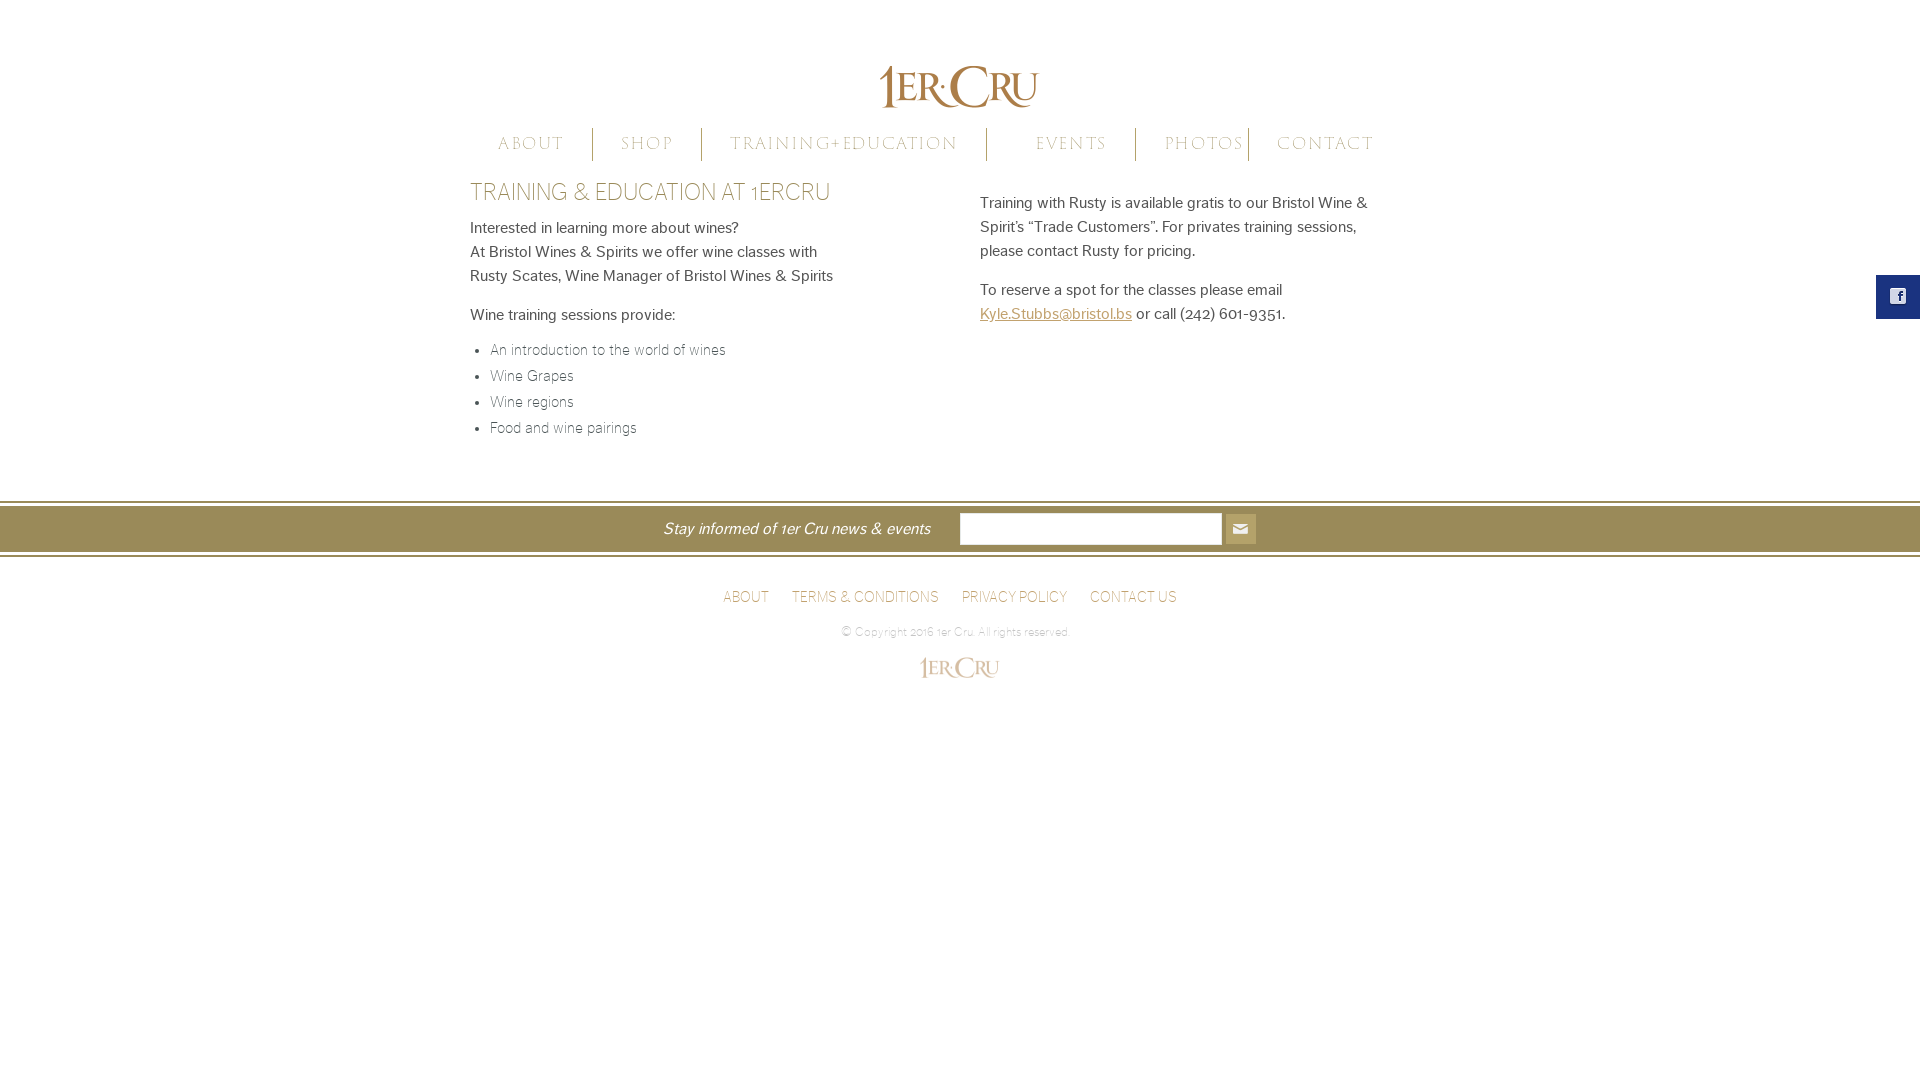  What do you see at coordinates (844, 142) in the screenshot?
I see `'TRAINING+EDUCATION'` at bounding box center [844, 142].